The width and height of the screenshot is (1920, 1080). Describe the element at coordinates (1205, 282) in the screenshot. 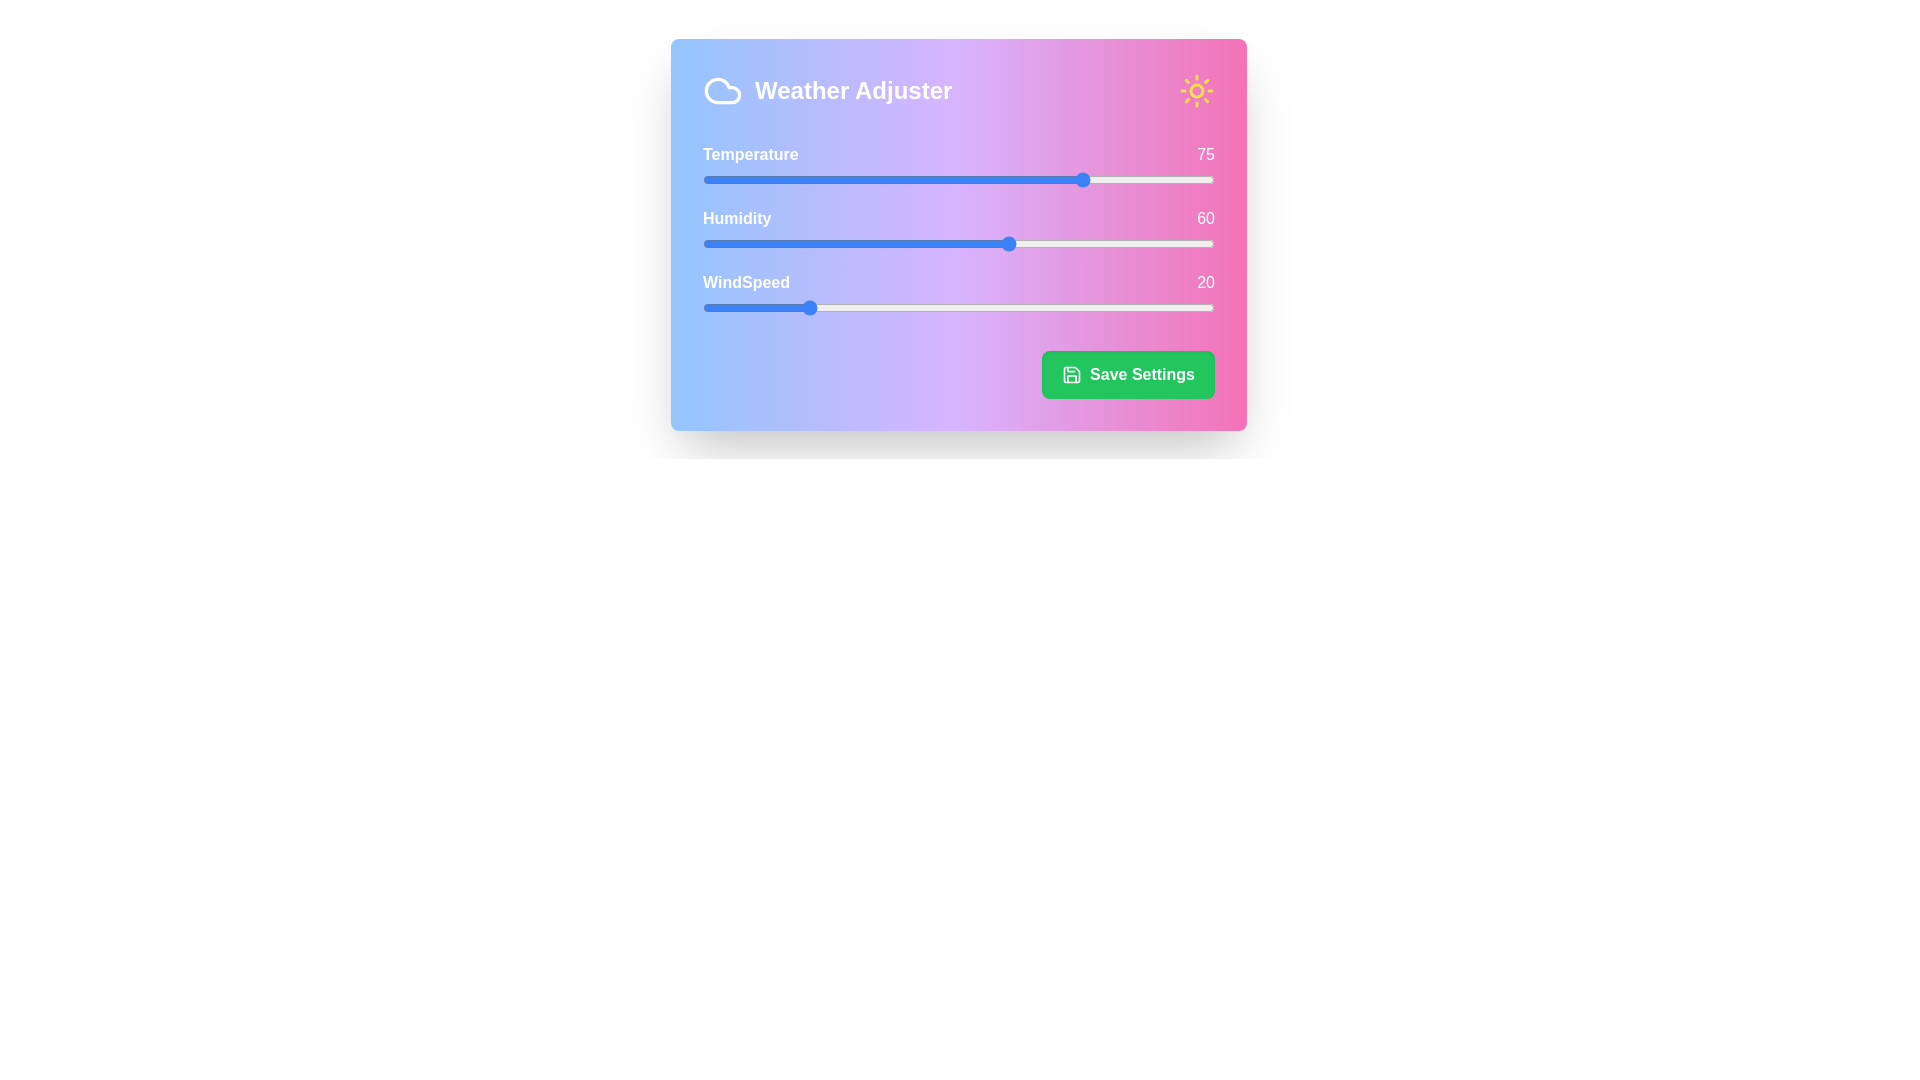

I see `the numeric text display indicating the current 'WindSpeed' value, located in the lower-right section of the interface, adjacent to the 'WindSpeed' label` at that location.